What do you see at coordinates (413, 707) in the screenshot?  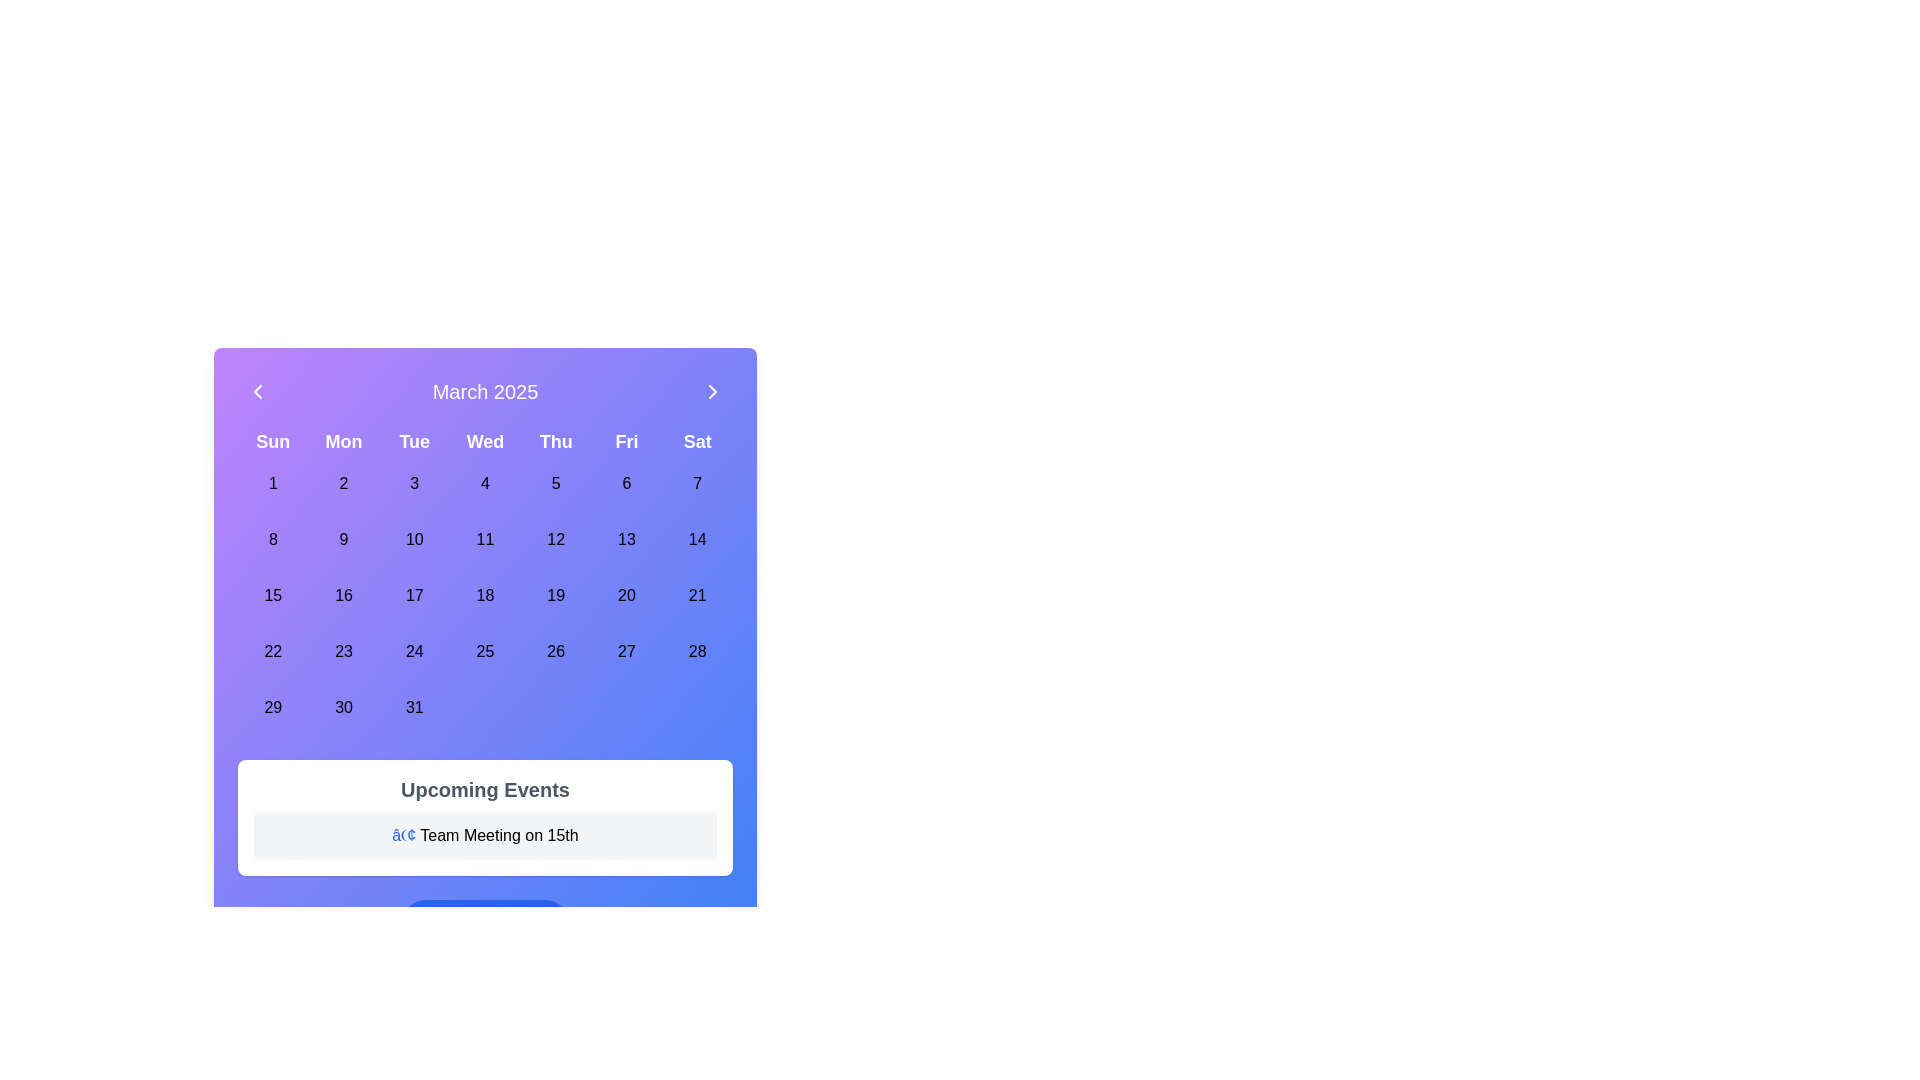 I see `the button representing the 31st day in the calendar month located in the bottom-right corner under the 'Tue' column` at bounding box center [413, 707].